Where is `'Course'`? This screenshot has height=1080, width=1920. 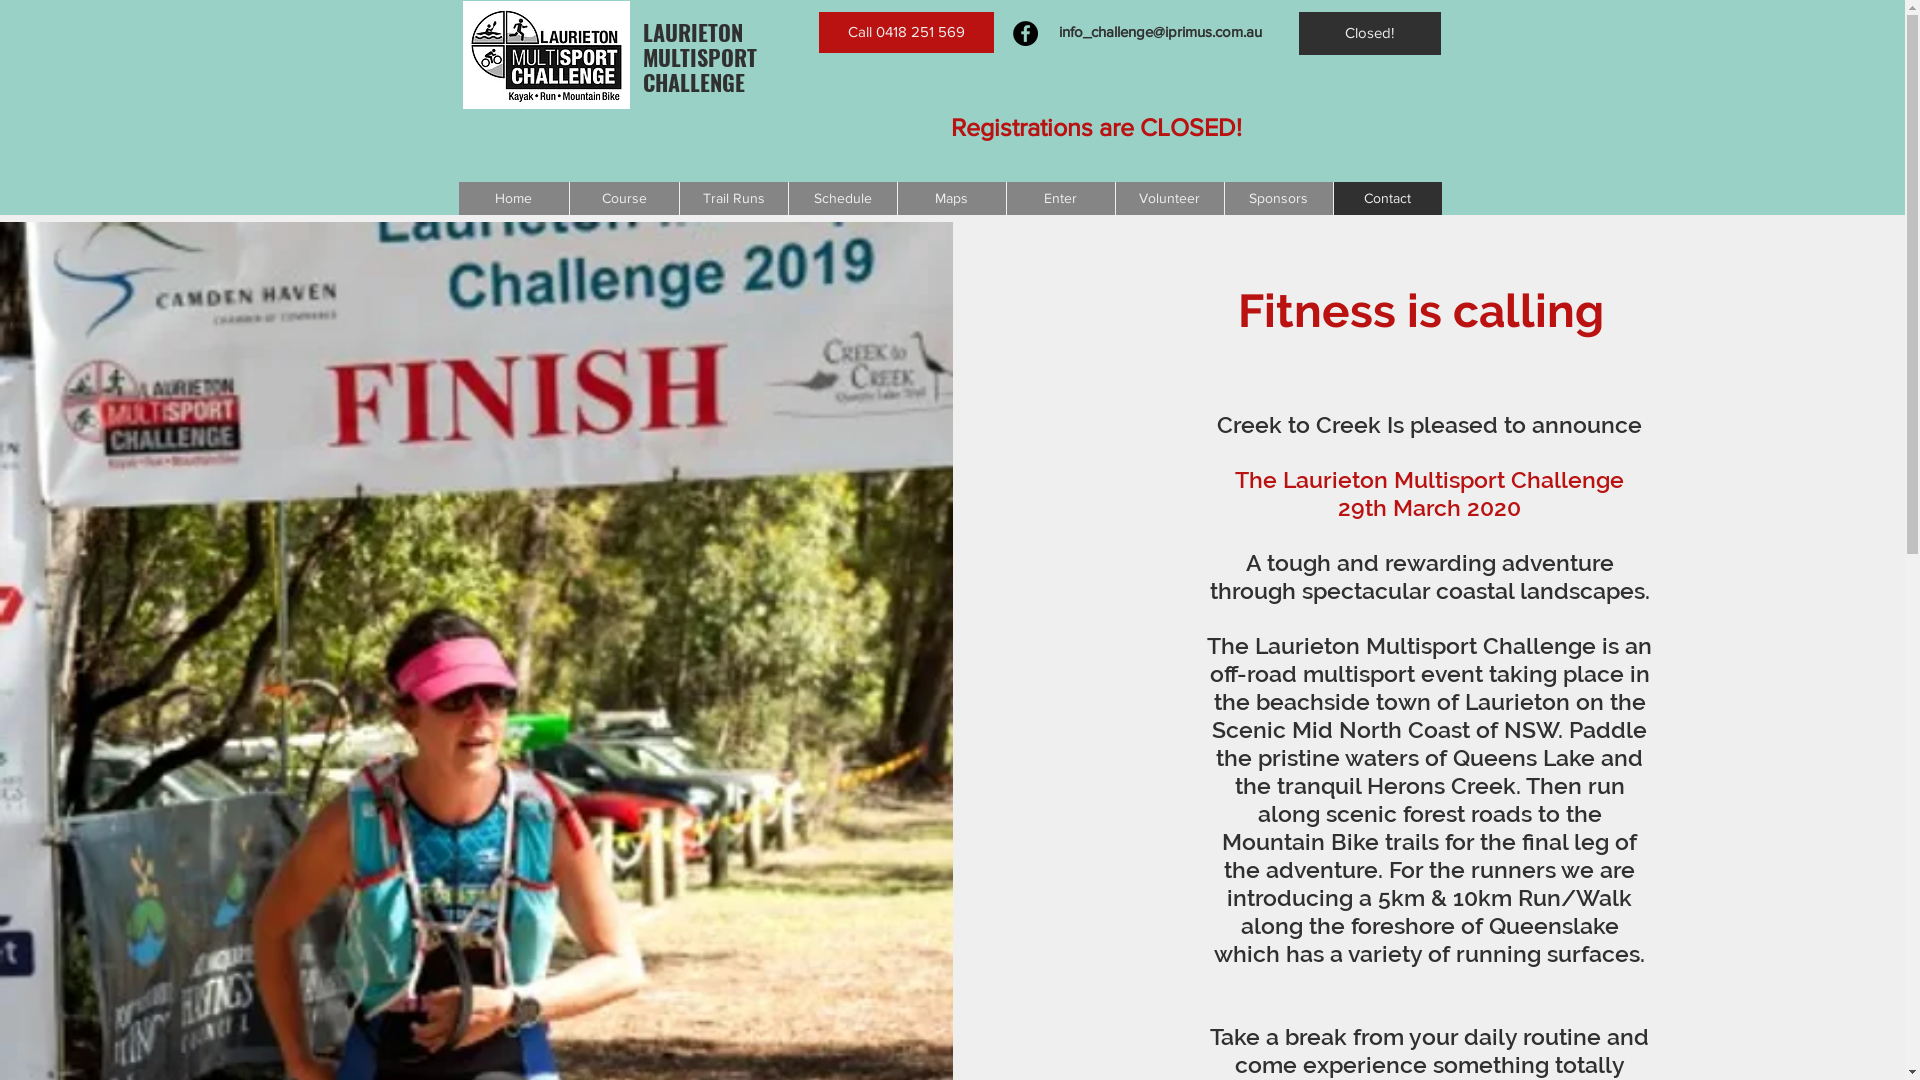 'Course' is located at coordinates (622, 198).